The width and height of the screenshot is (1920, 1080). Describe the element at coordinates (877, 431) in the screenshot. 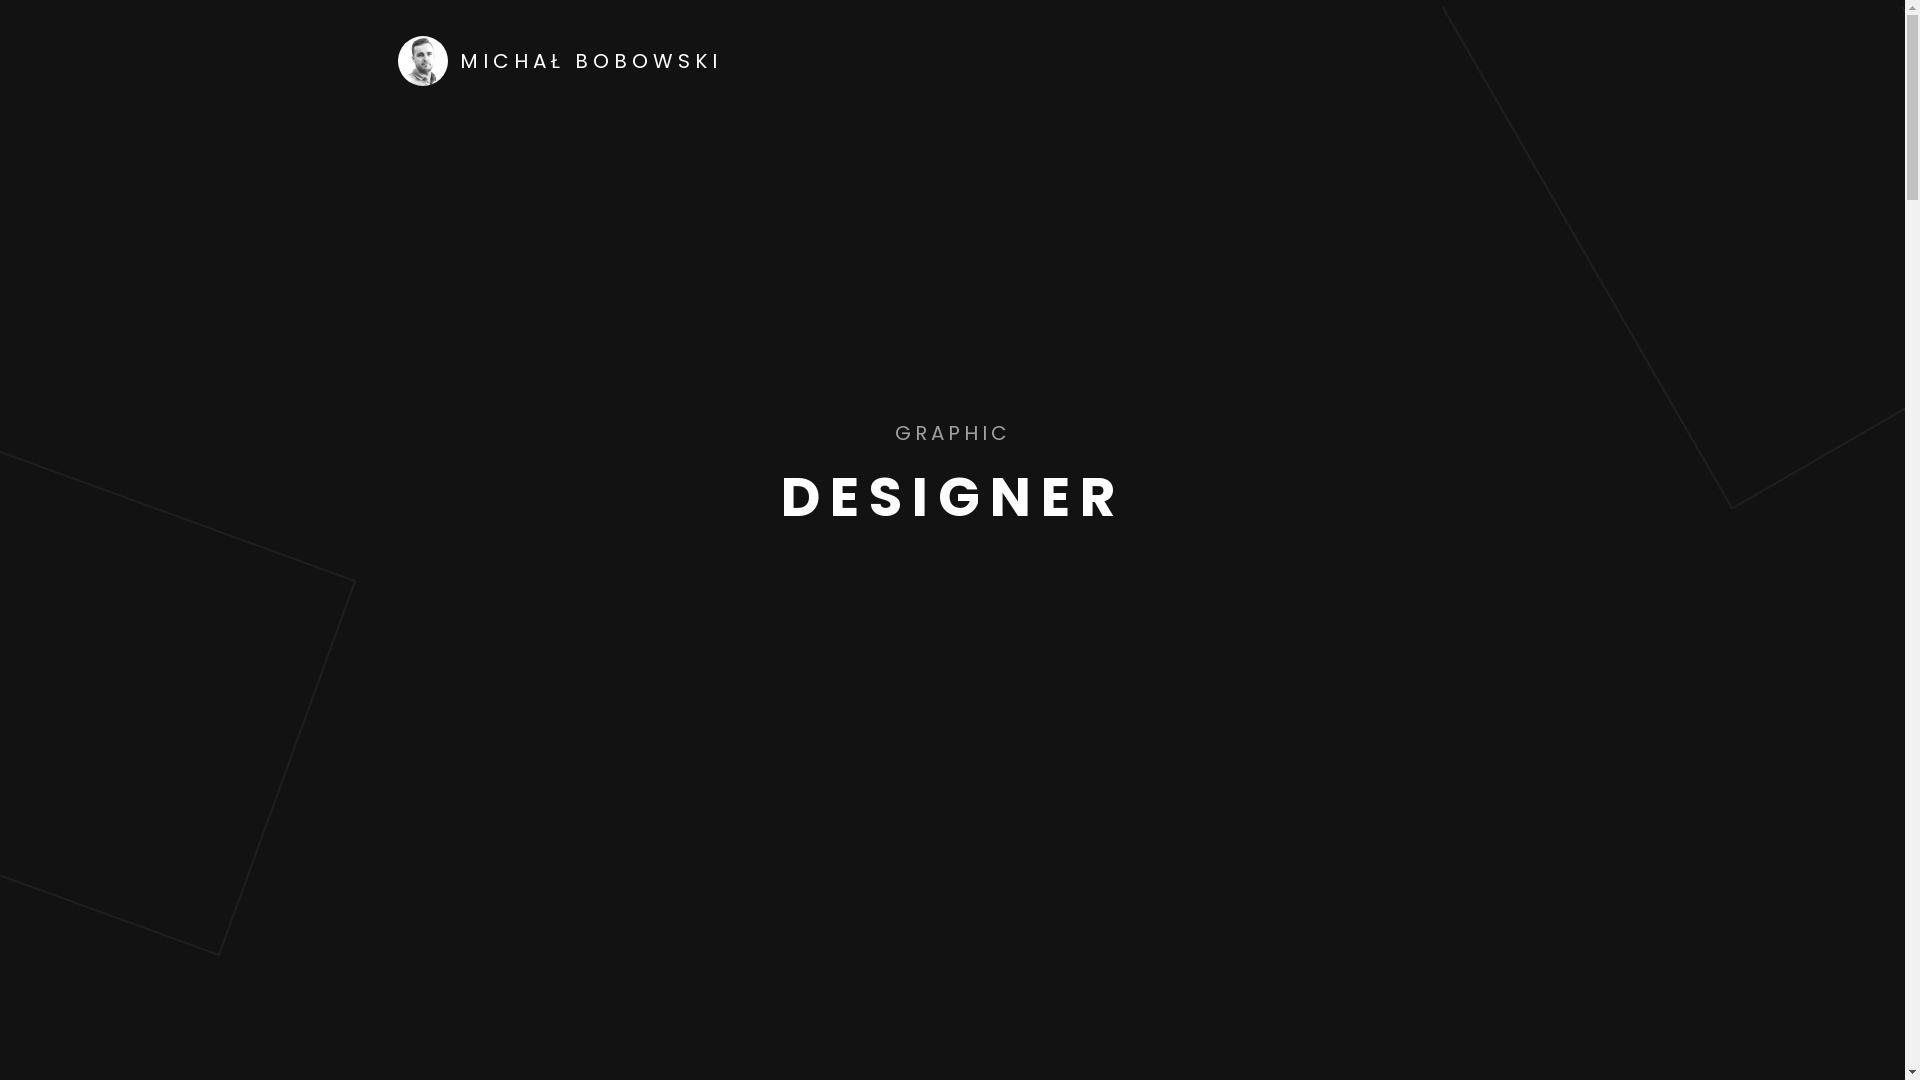

I see `'FULL STACK'` at that location.